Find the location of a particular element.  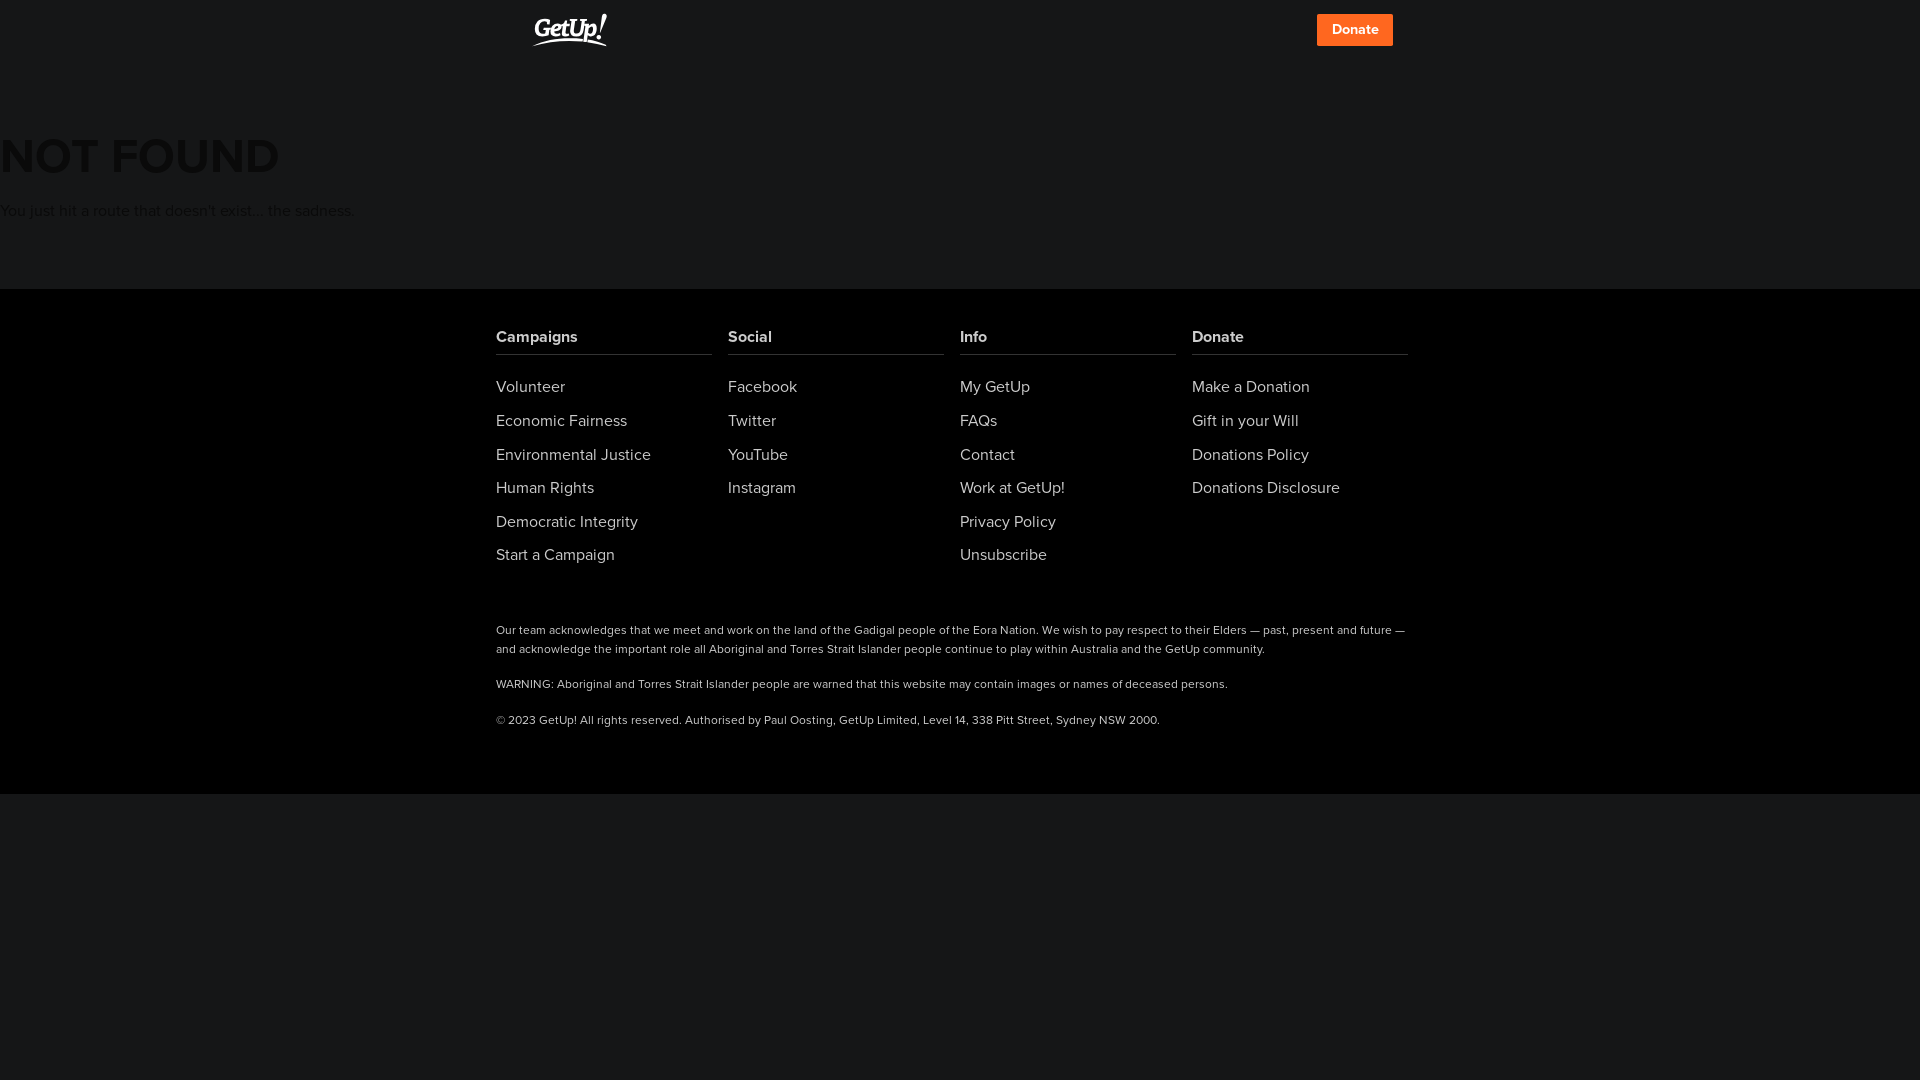

'Gift in your Will' is located at coordinates (1191, 419).